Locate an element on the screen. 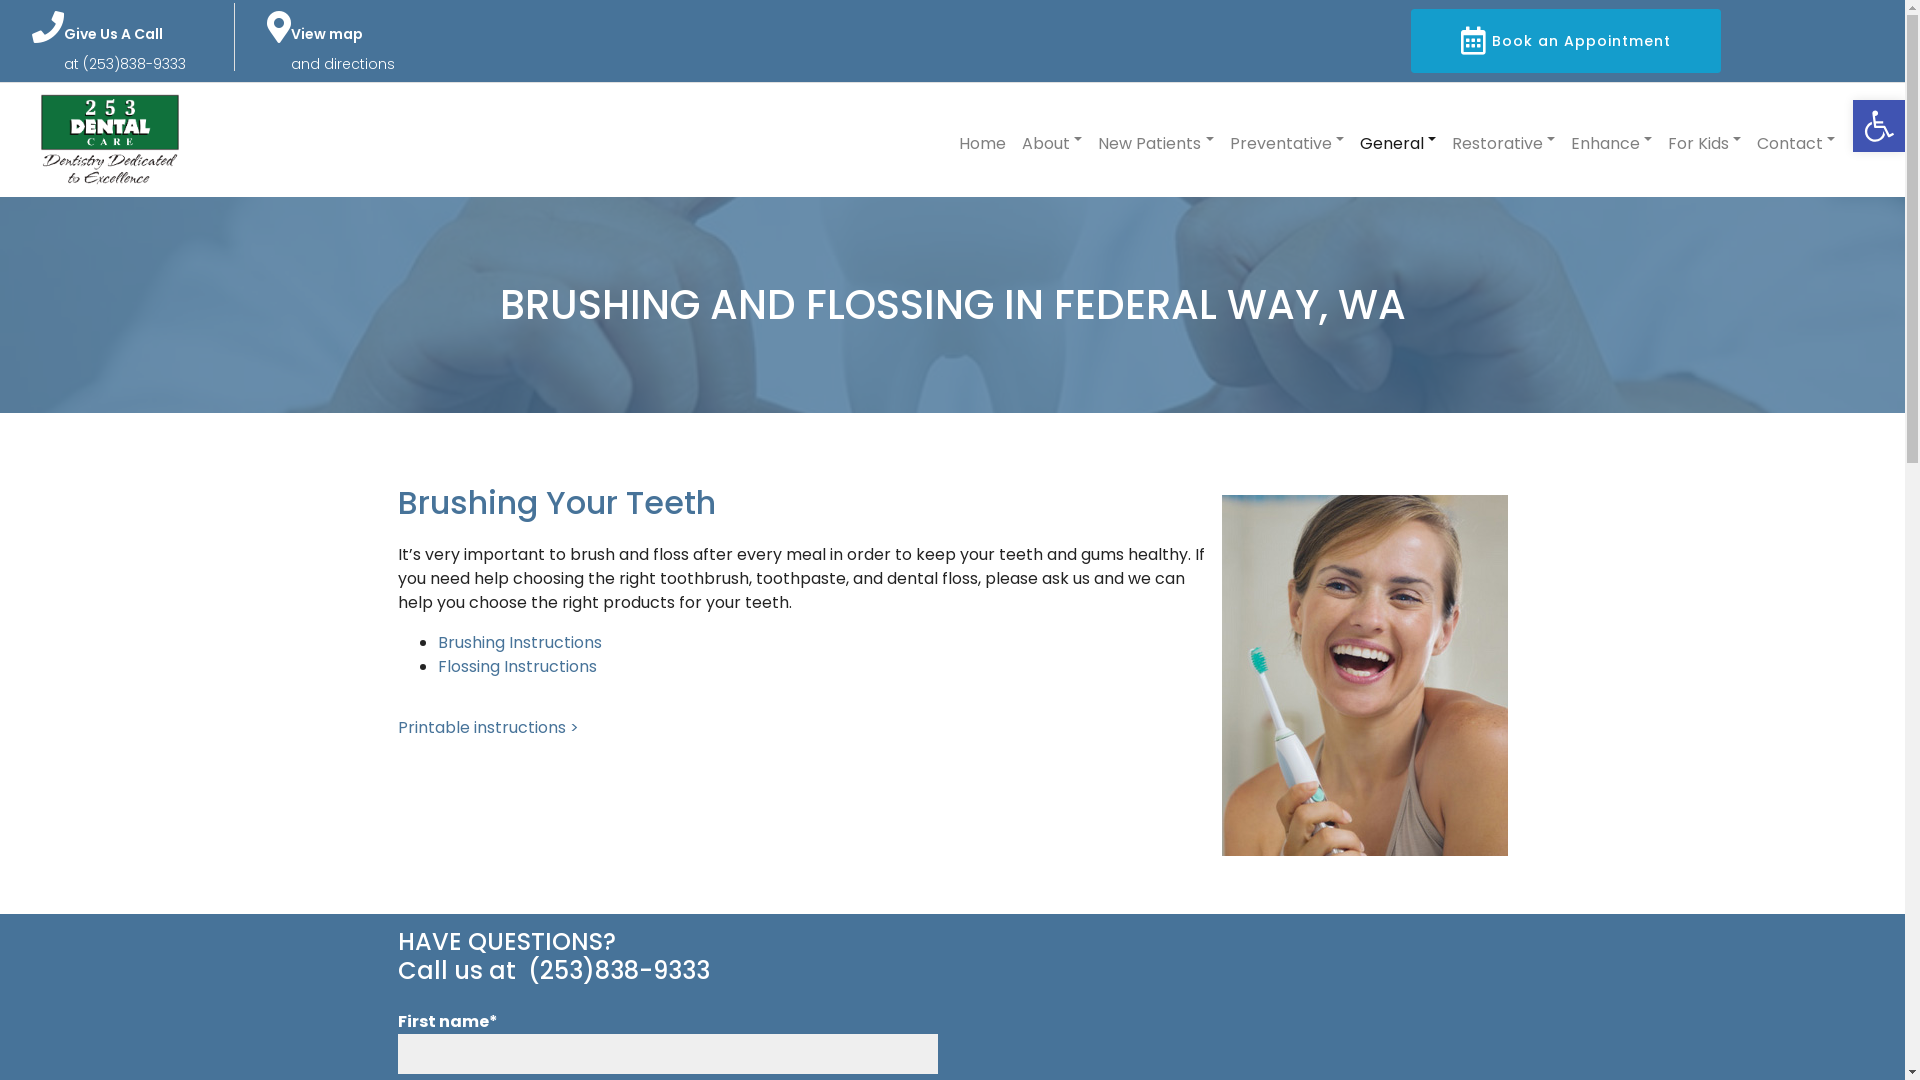  'New Patients' is located at coordinates (1155, 138).